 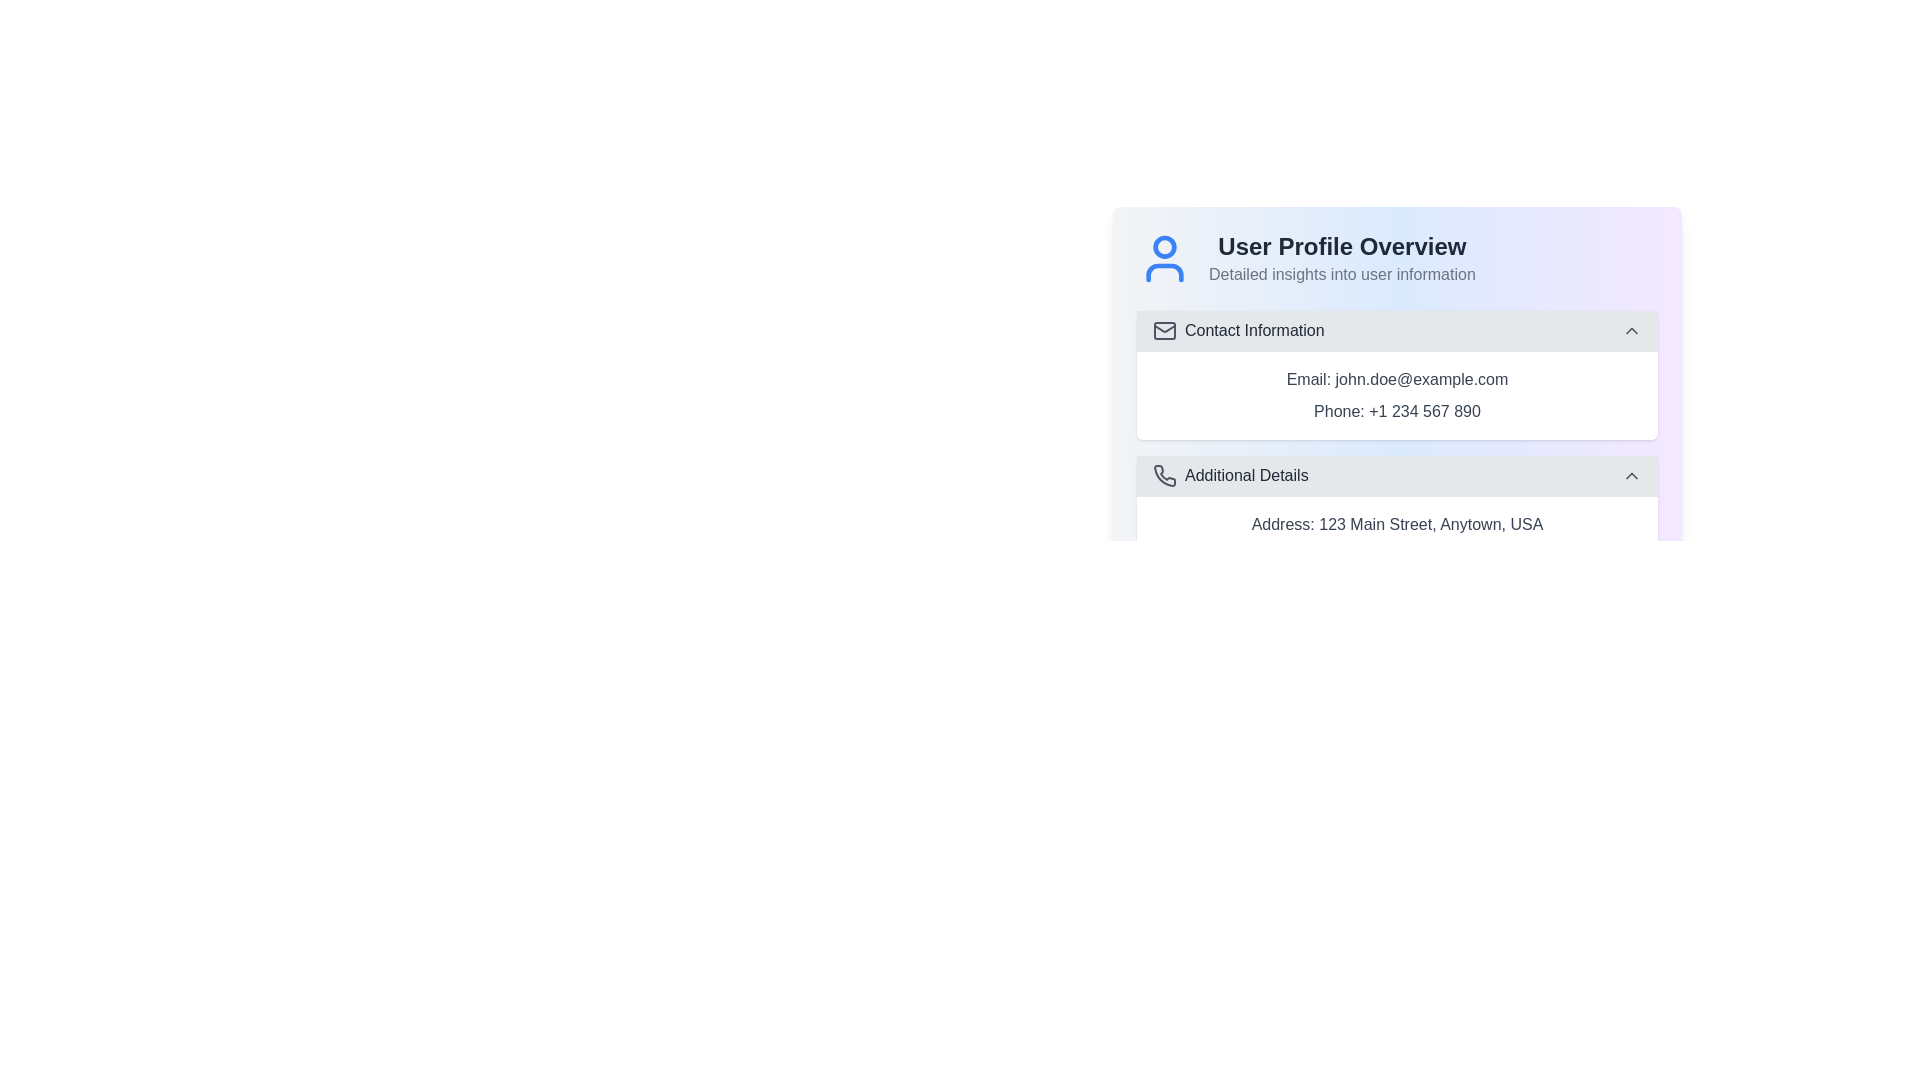 What do you see at coordinates (1253, 330) in the screenshot?
I see `the text label displaying 'Contact Information', which is styled in gray and positioned near an envelope icon within the collapsible panel header of the 'User Profile Overview' card` at bounding box center [1253, 330].